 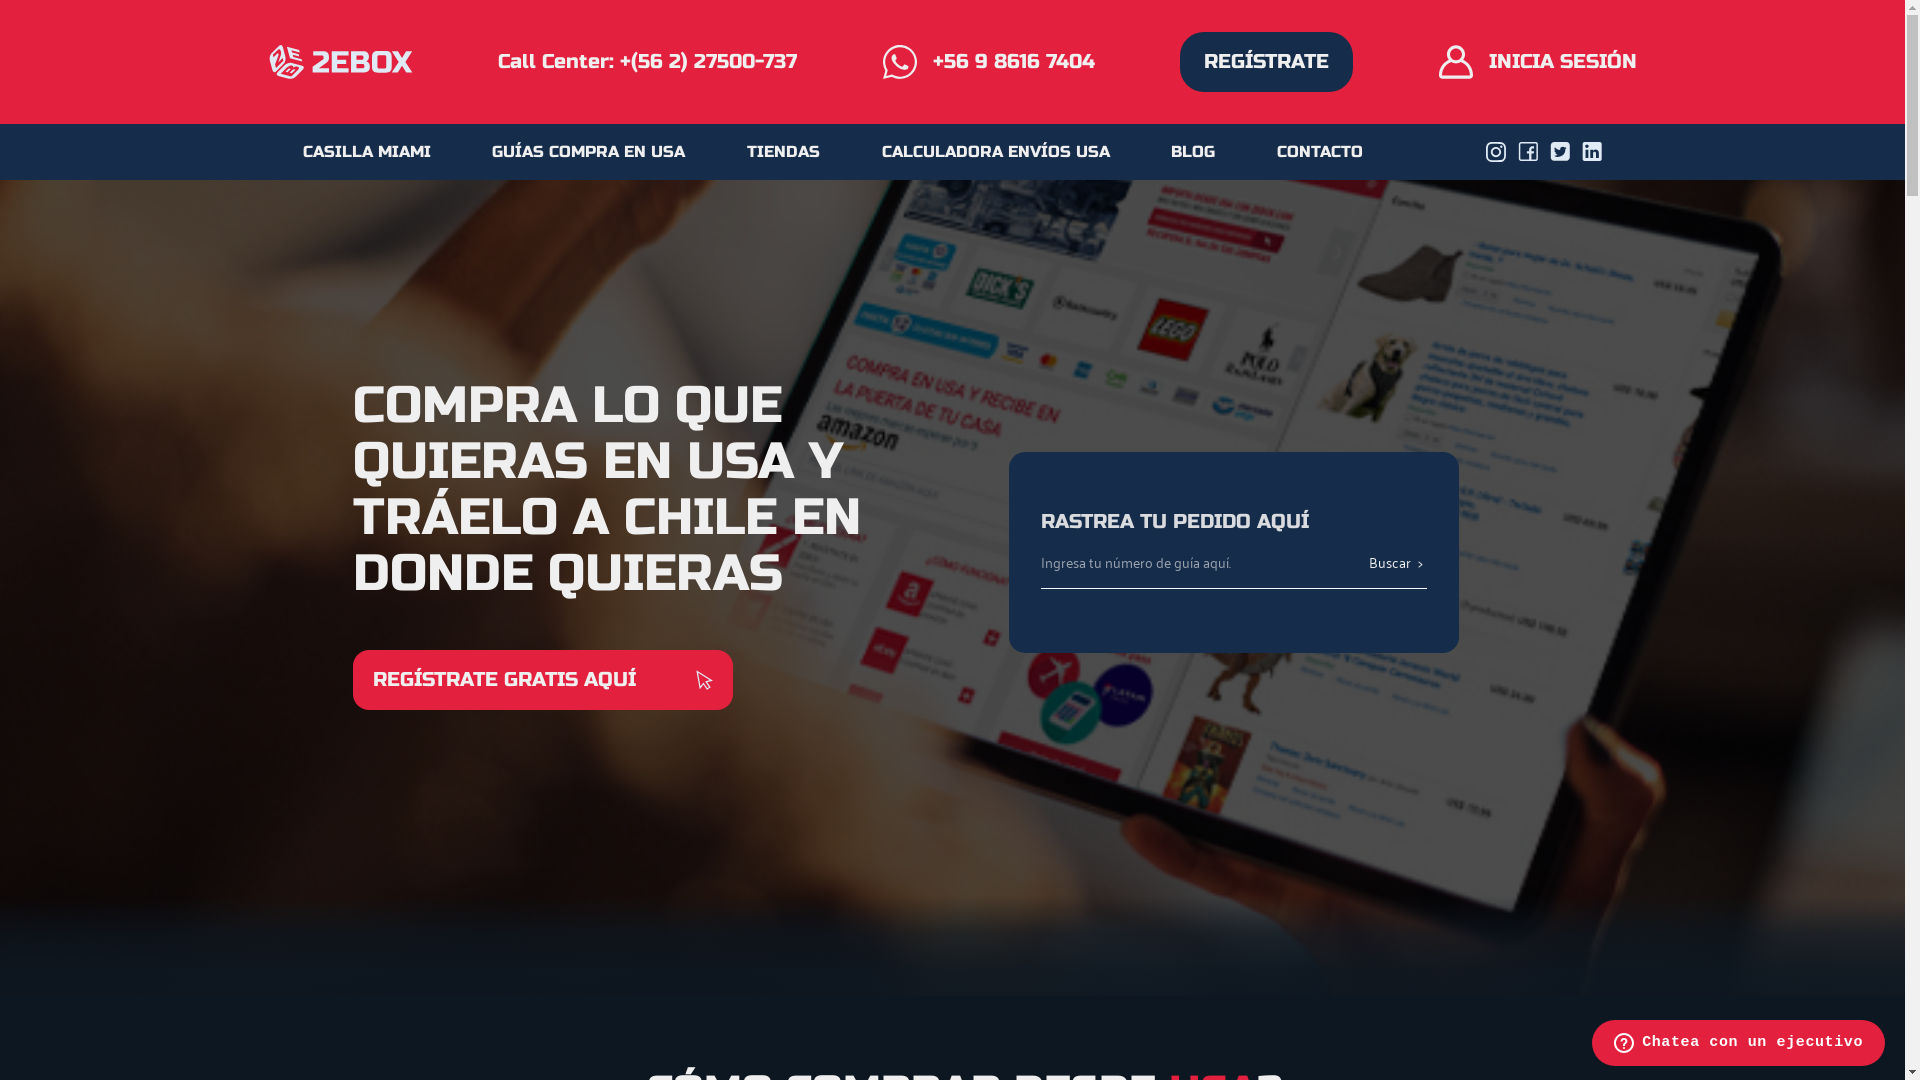 What do you see at coordinates (1737, 1044) in the screenshot?
I see `'Opens a widget where you can find more information'` at bounding box center [1737, 1044].